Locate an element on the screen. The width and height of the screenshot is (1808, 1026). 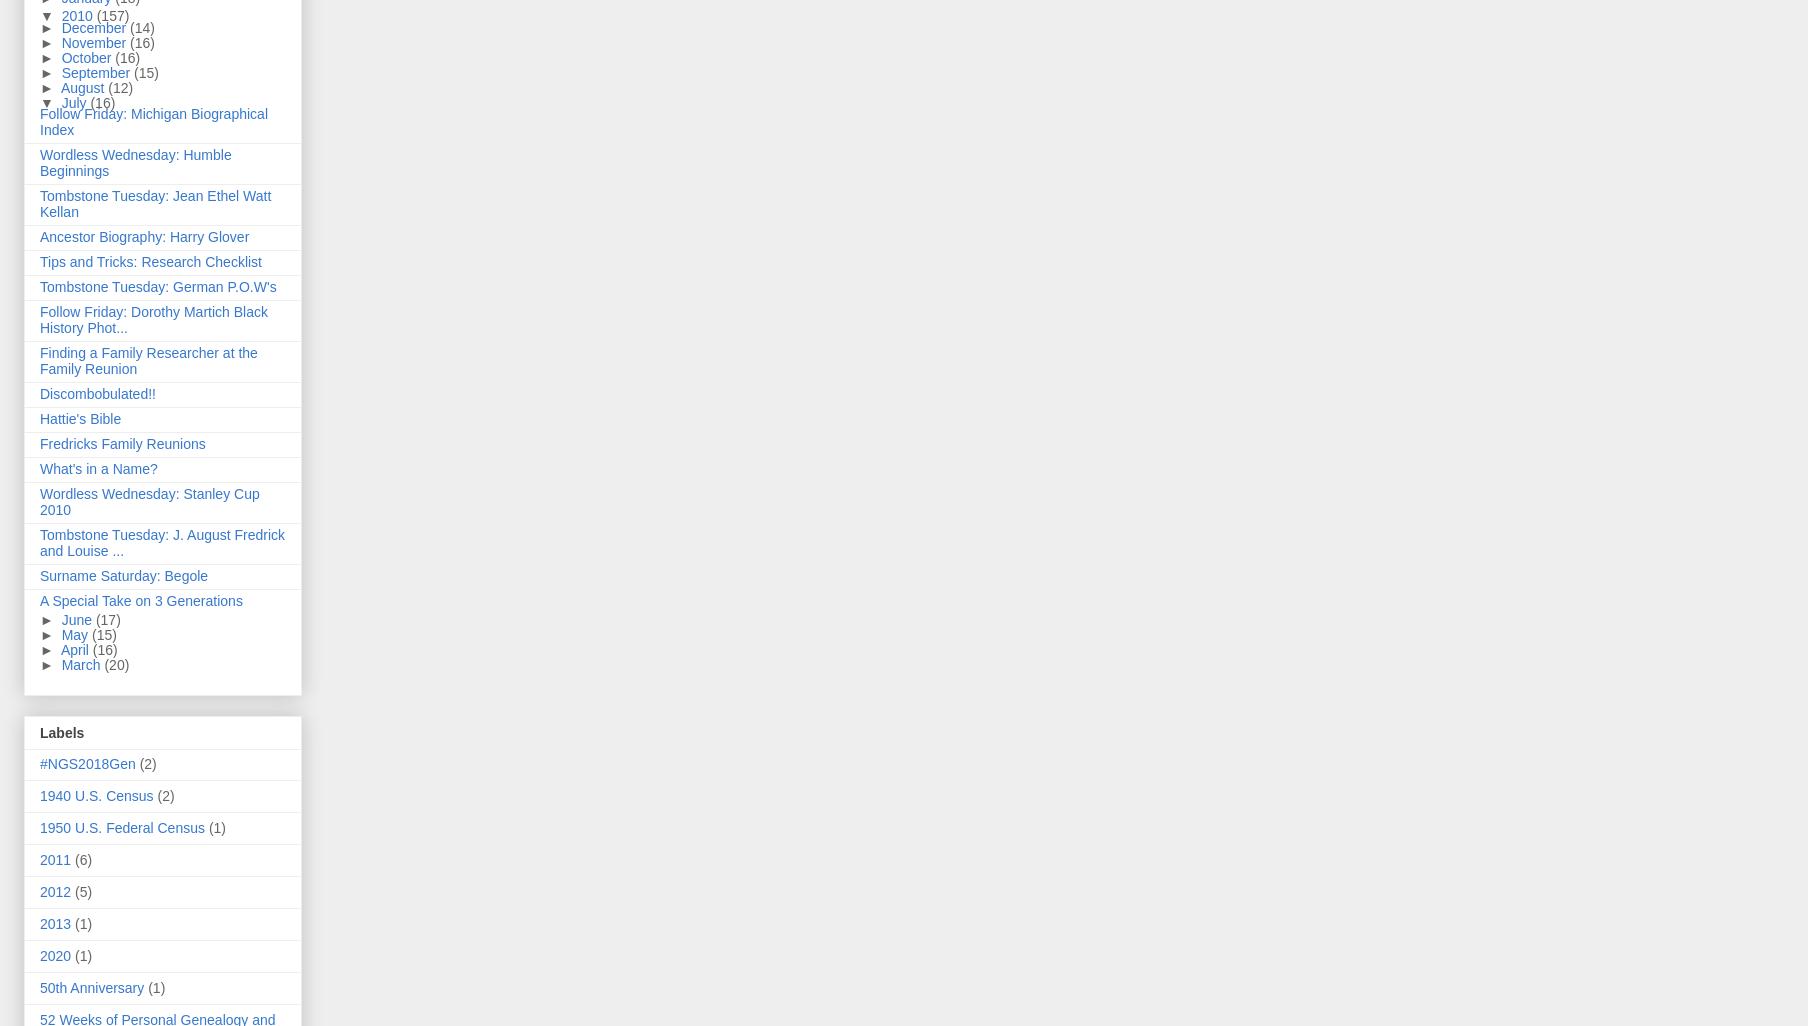
'June' is located at coordinates (76, 618).